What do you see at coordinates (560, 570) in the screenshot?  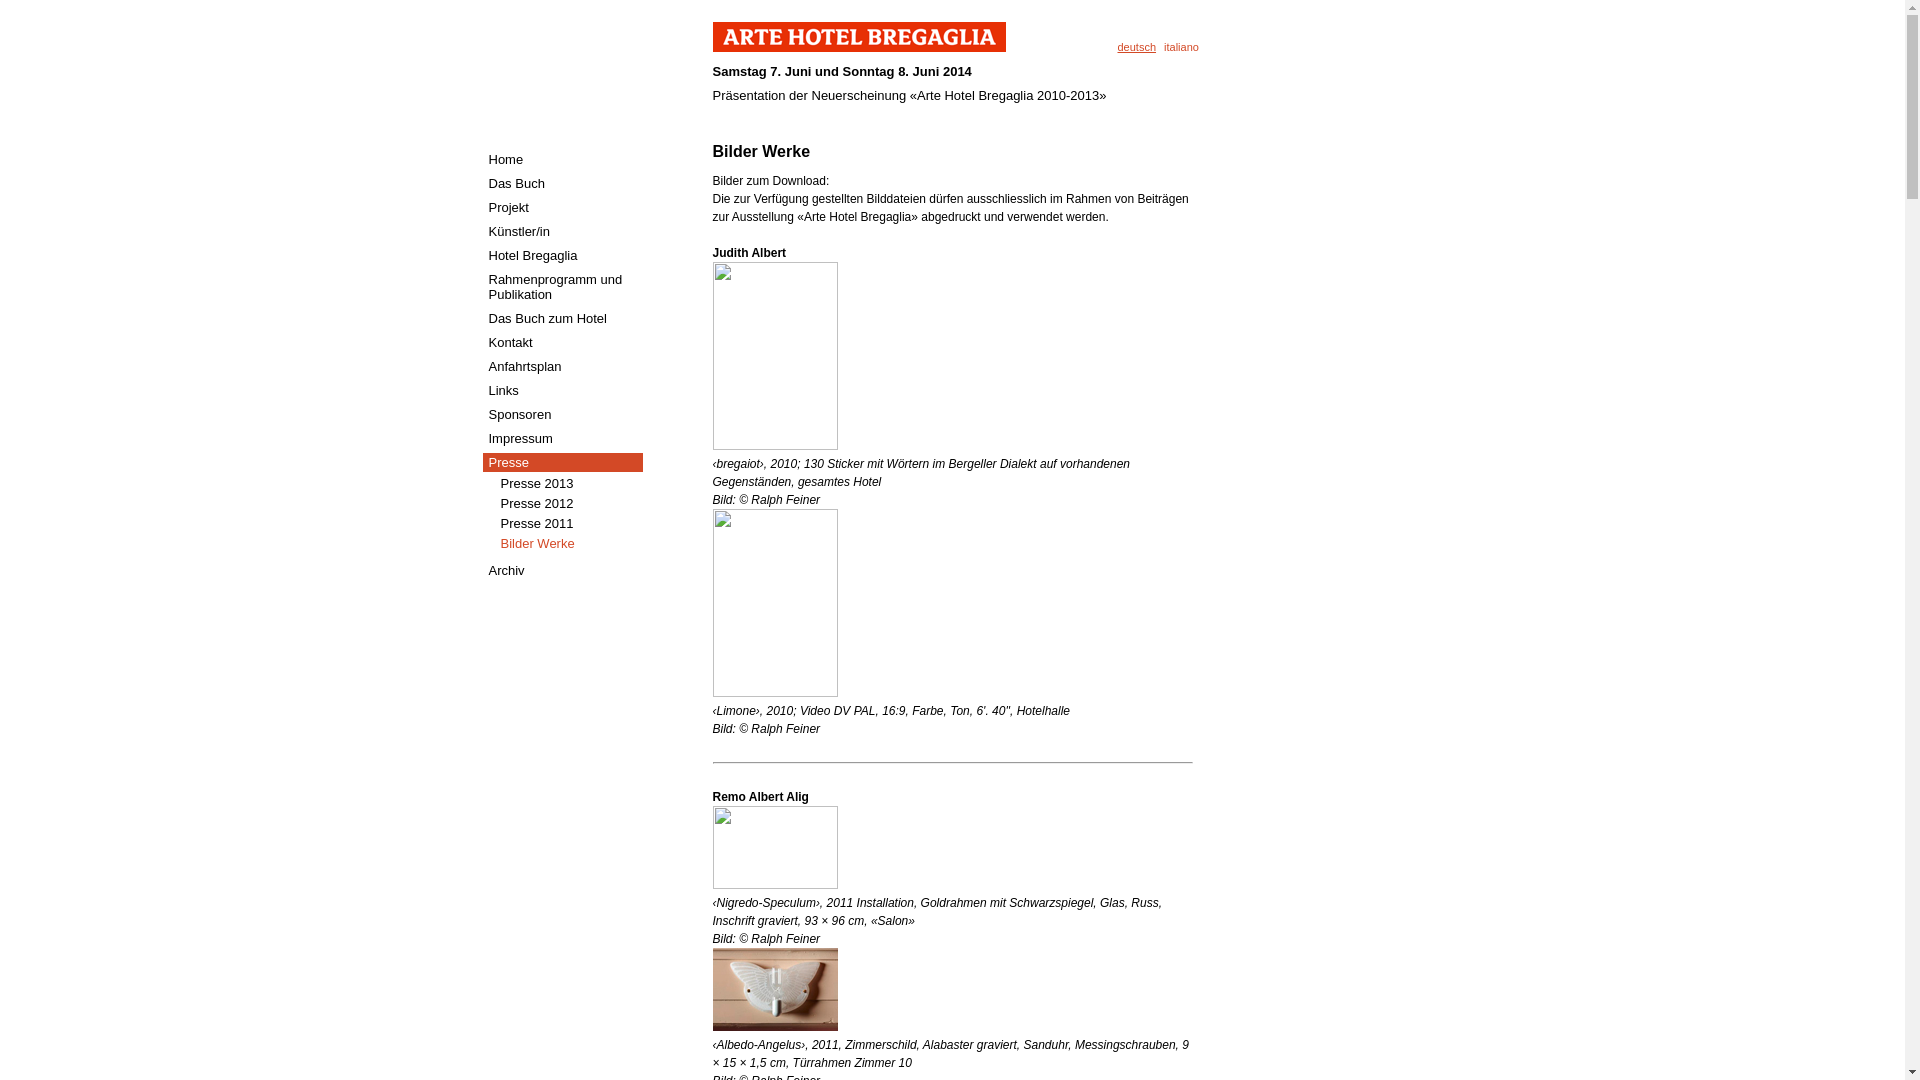 I see `'Archiv'` at bounding box center [560, 570].